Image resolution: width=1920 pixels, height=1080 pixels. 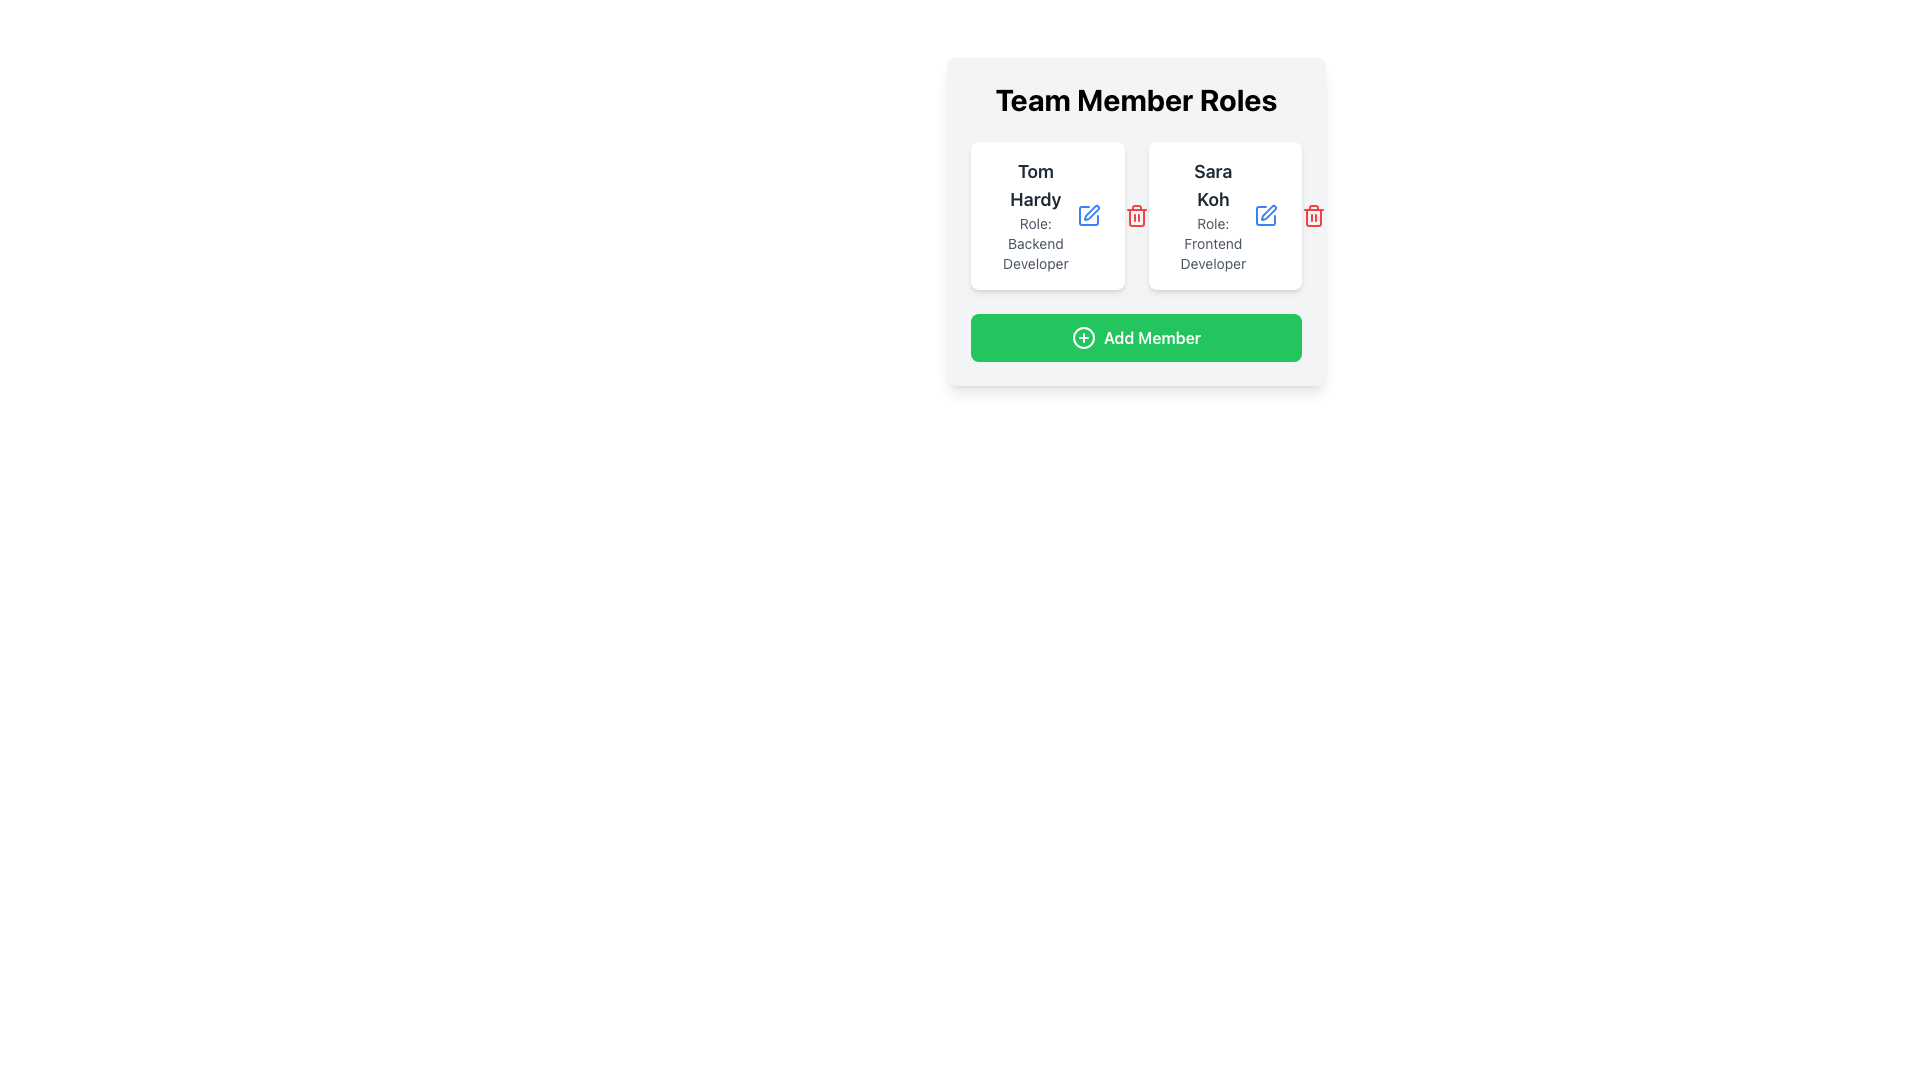 What do you see at coordinates (1265, 216) in the screenshot?
I see `the edit button located to the right of the text 'Sara Koh' and 'Role: Frontend Developer' in the upper-right section of Sara Koh's card` at bounding box center [1265, 216].